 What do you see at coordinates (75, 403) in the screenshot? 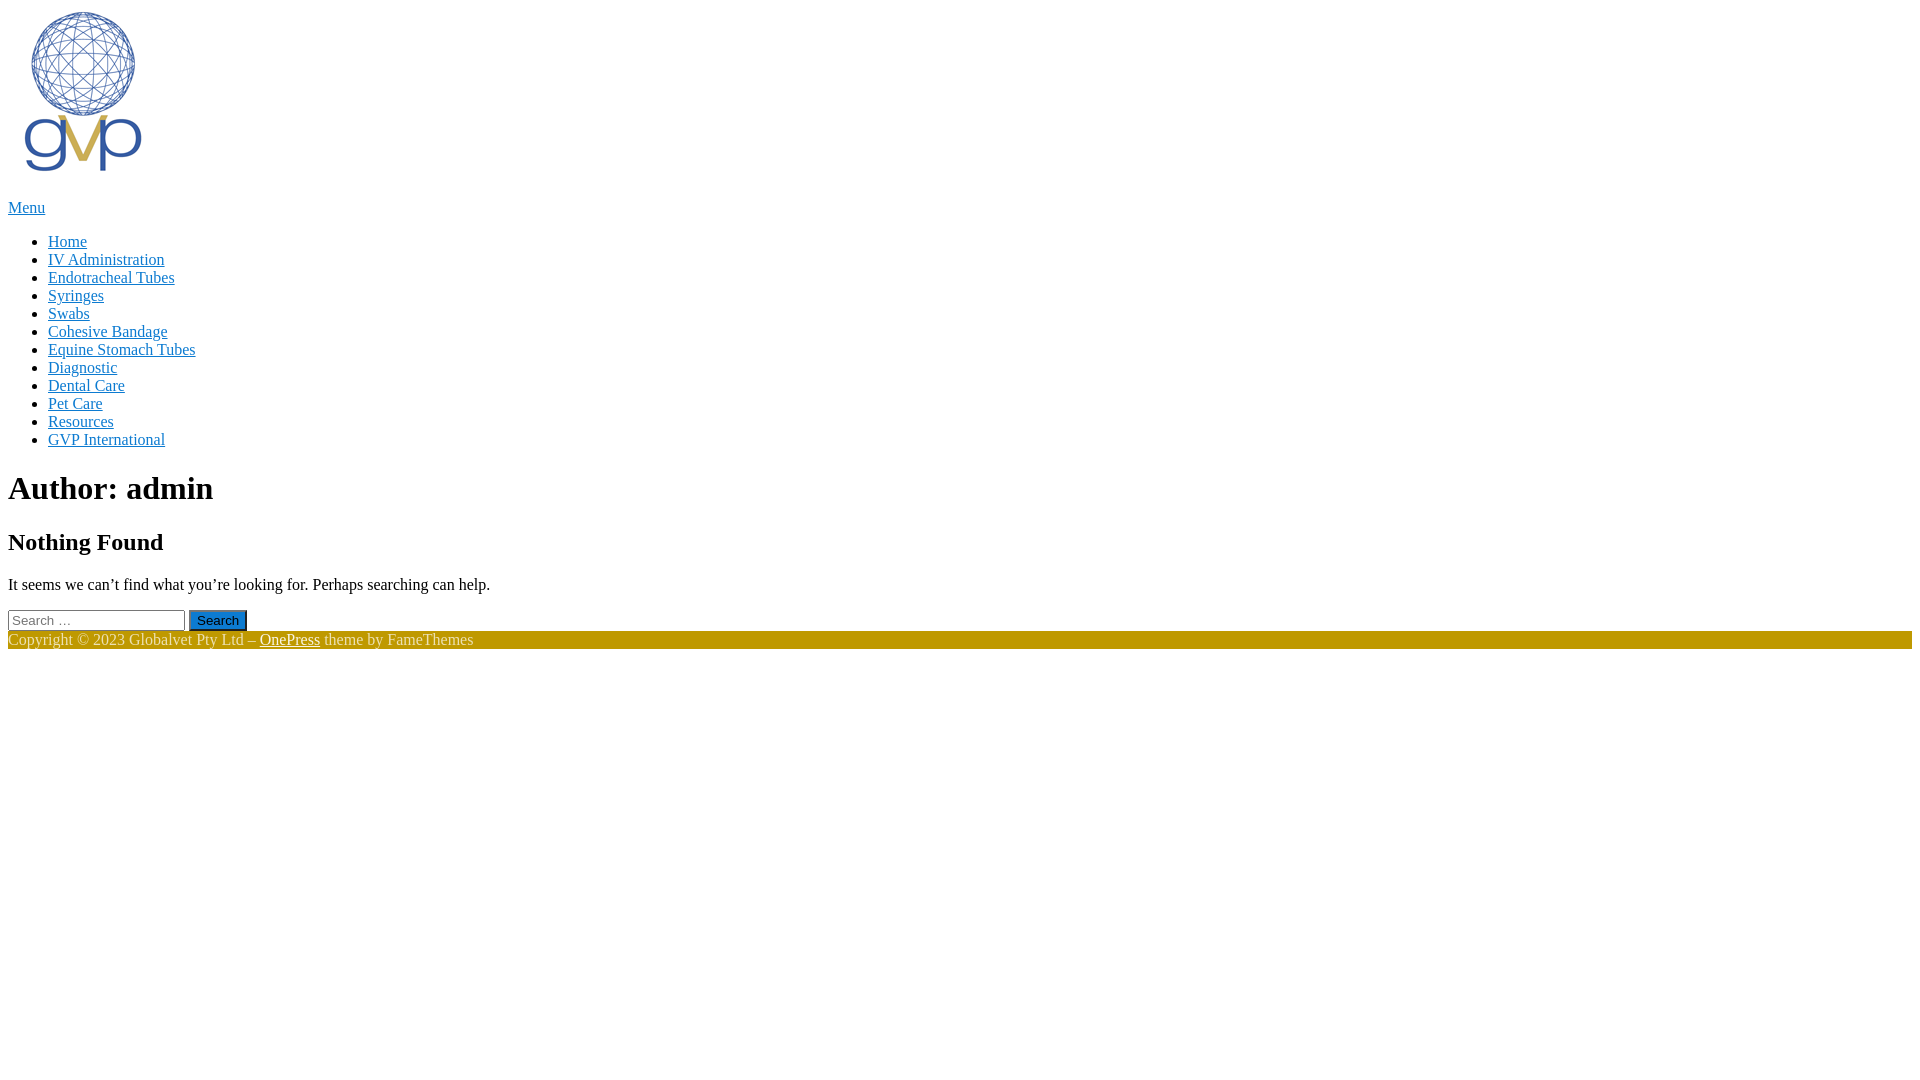
I see `'Pet Care'` at bounding box center [75, 403].